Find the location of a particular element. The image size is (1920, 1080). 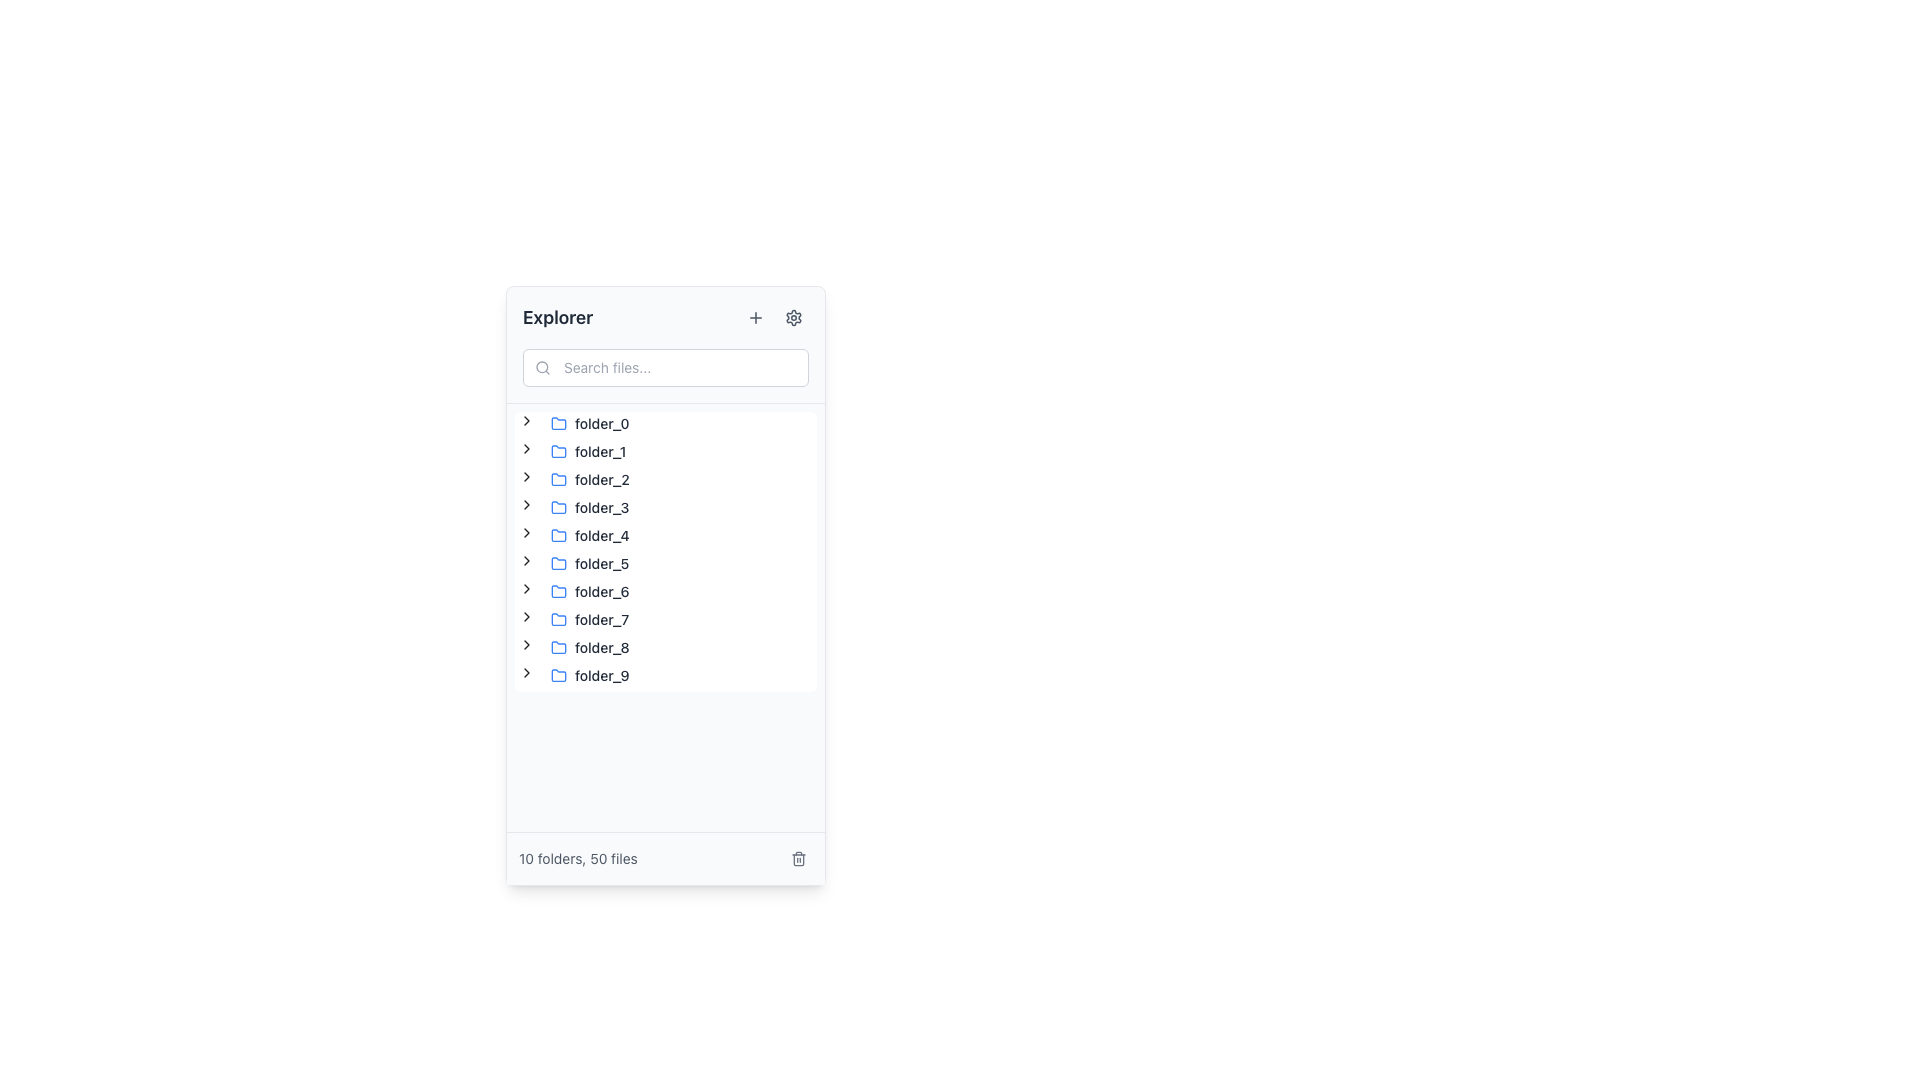

the fourth item is located at coordinates (575, 507).